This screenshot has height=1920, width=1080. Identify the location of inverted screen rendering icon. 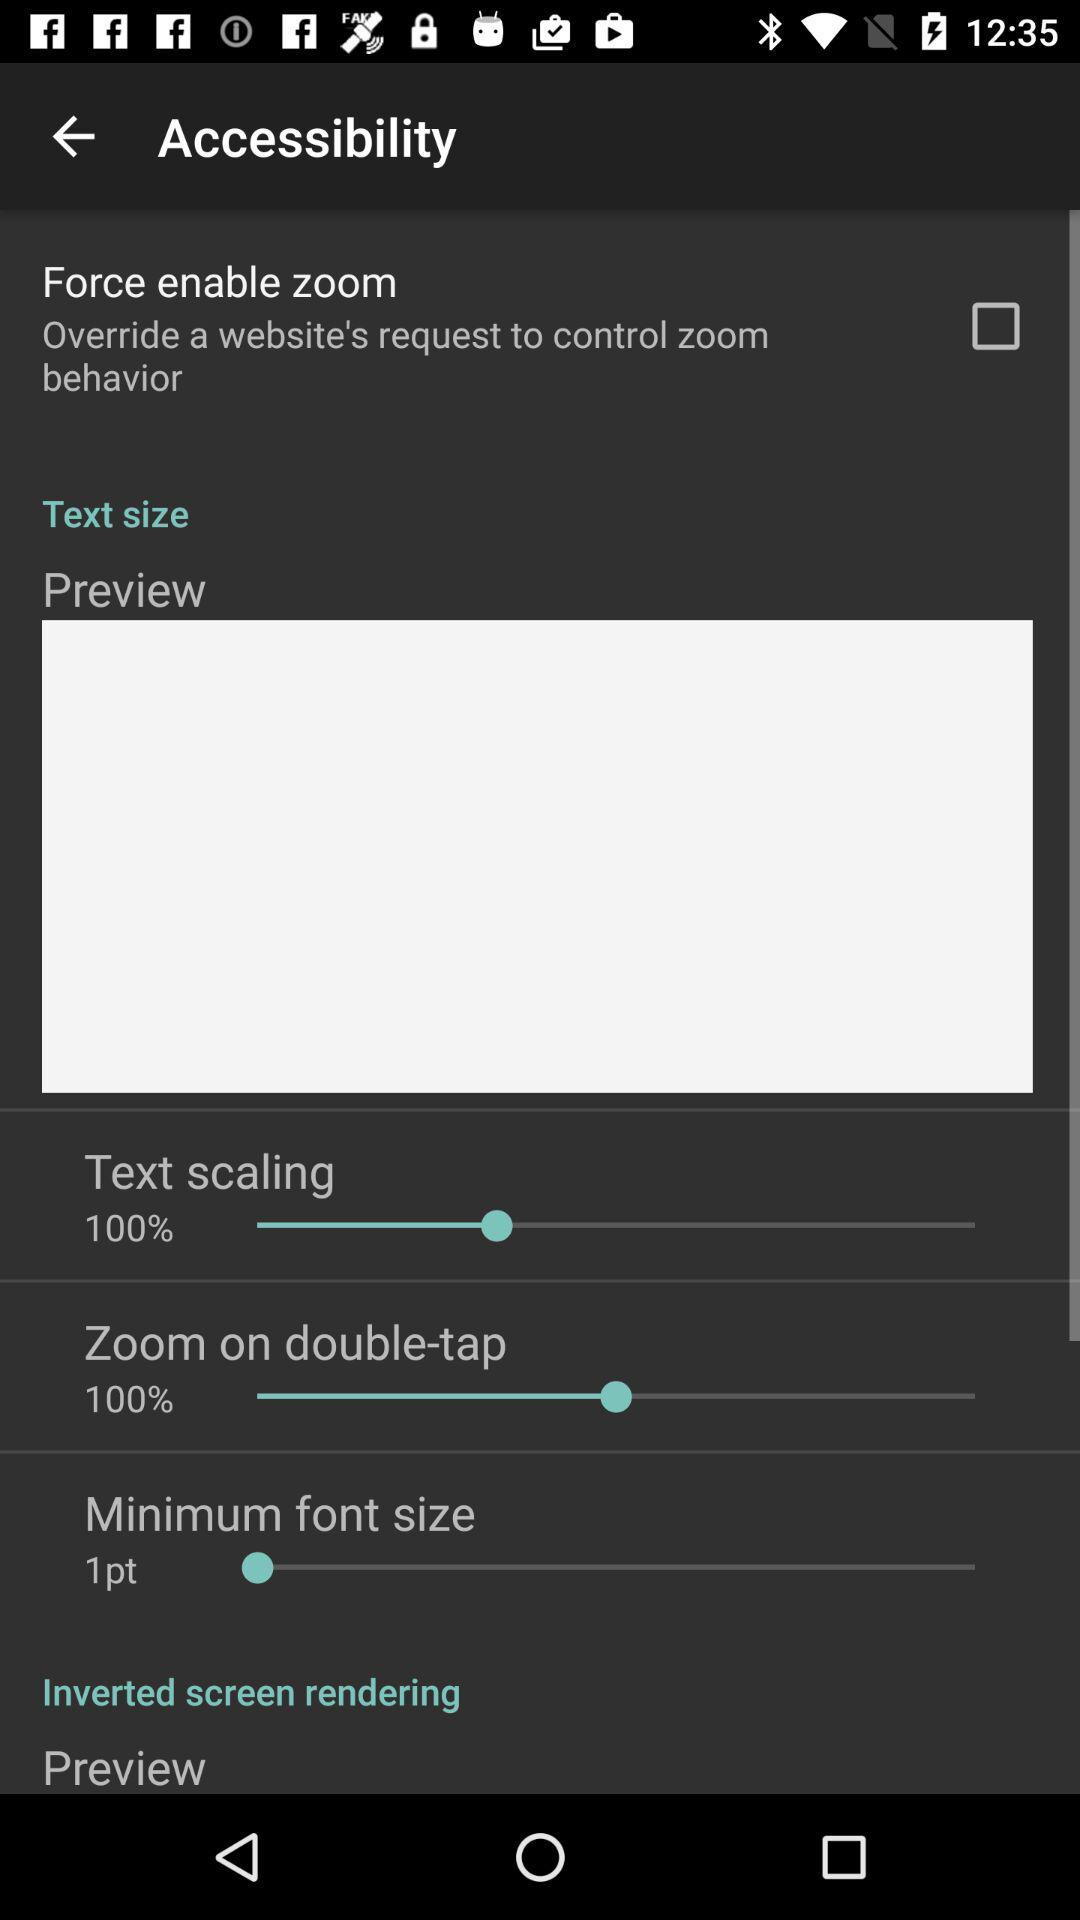
(540, 1670).